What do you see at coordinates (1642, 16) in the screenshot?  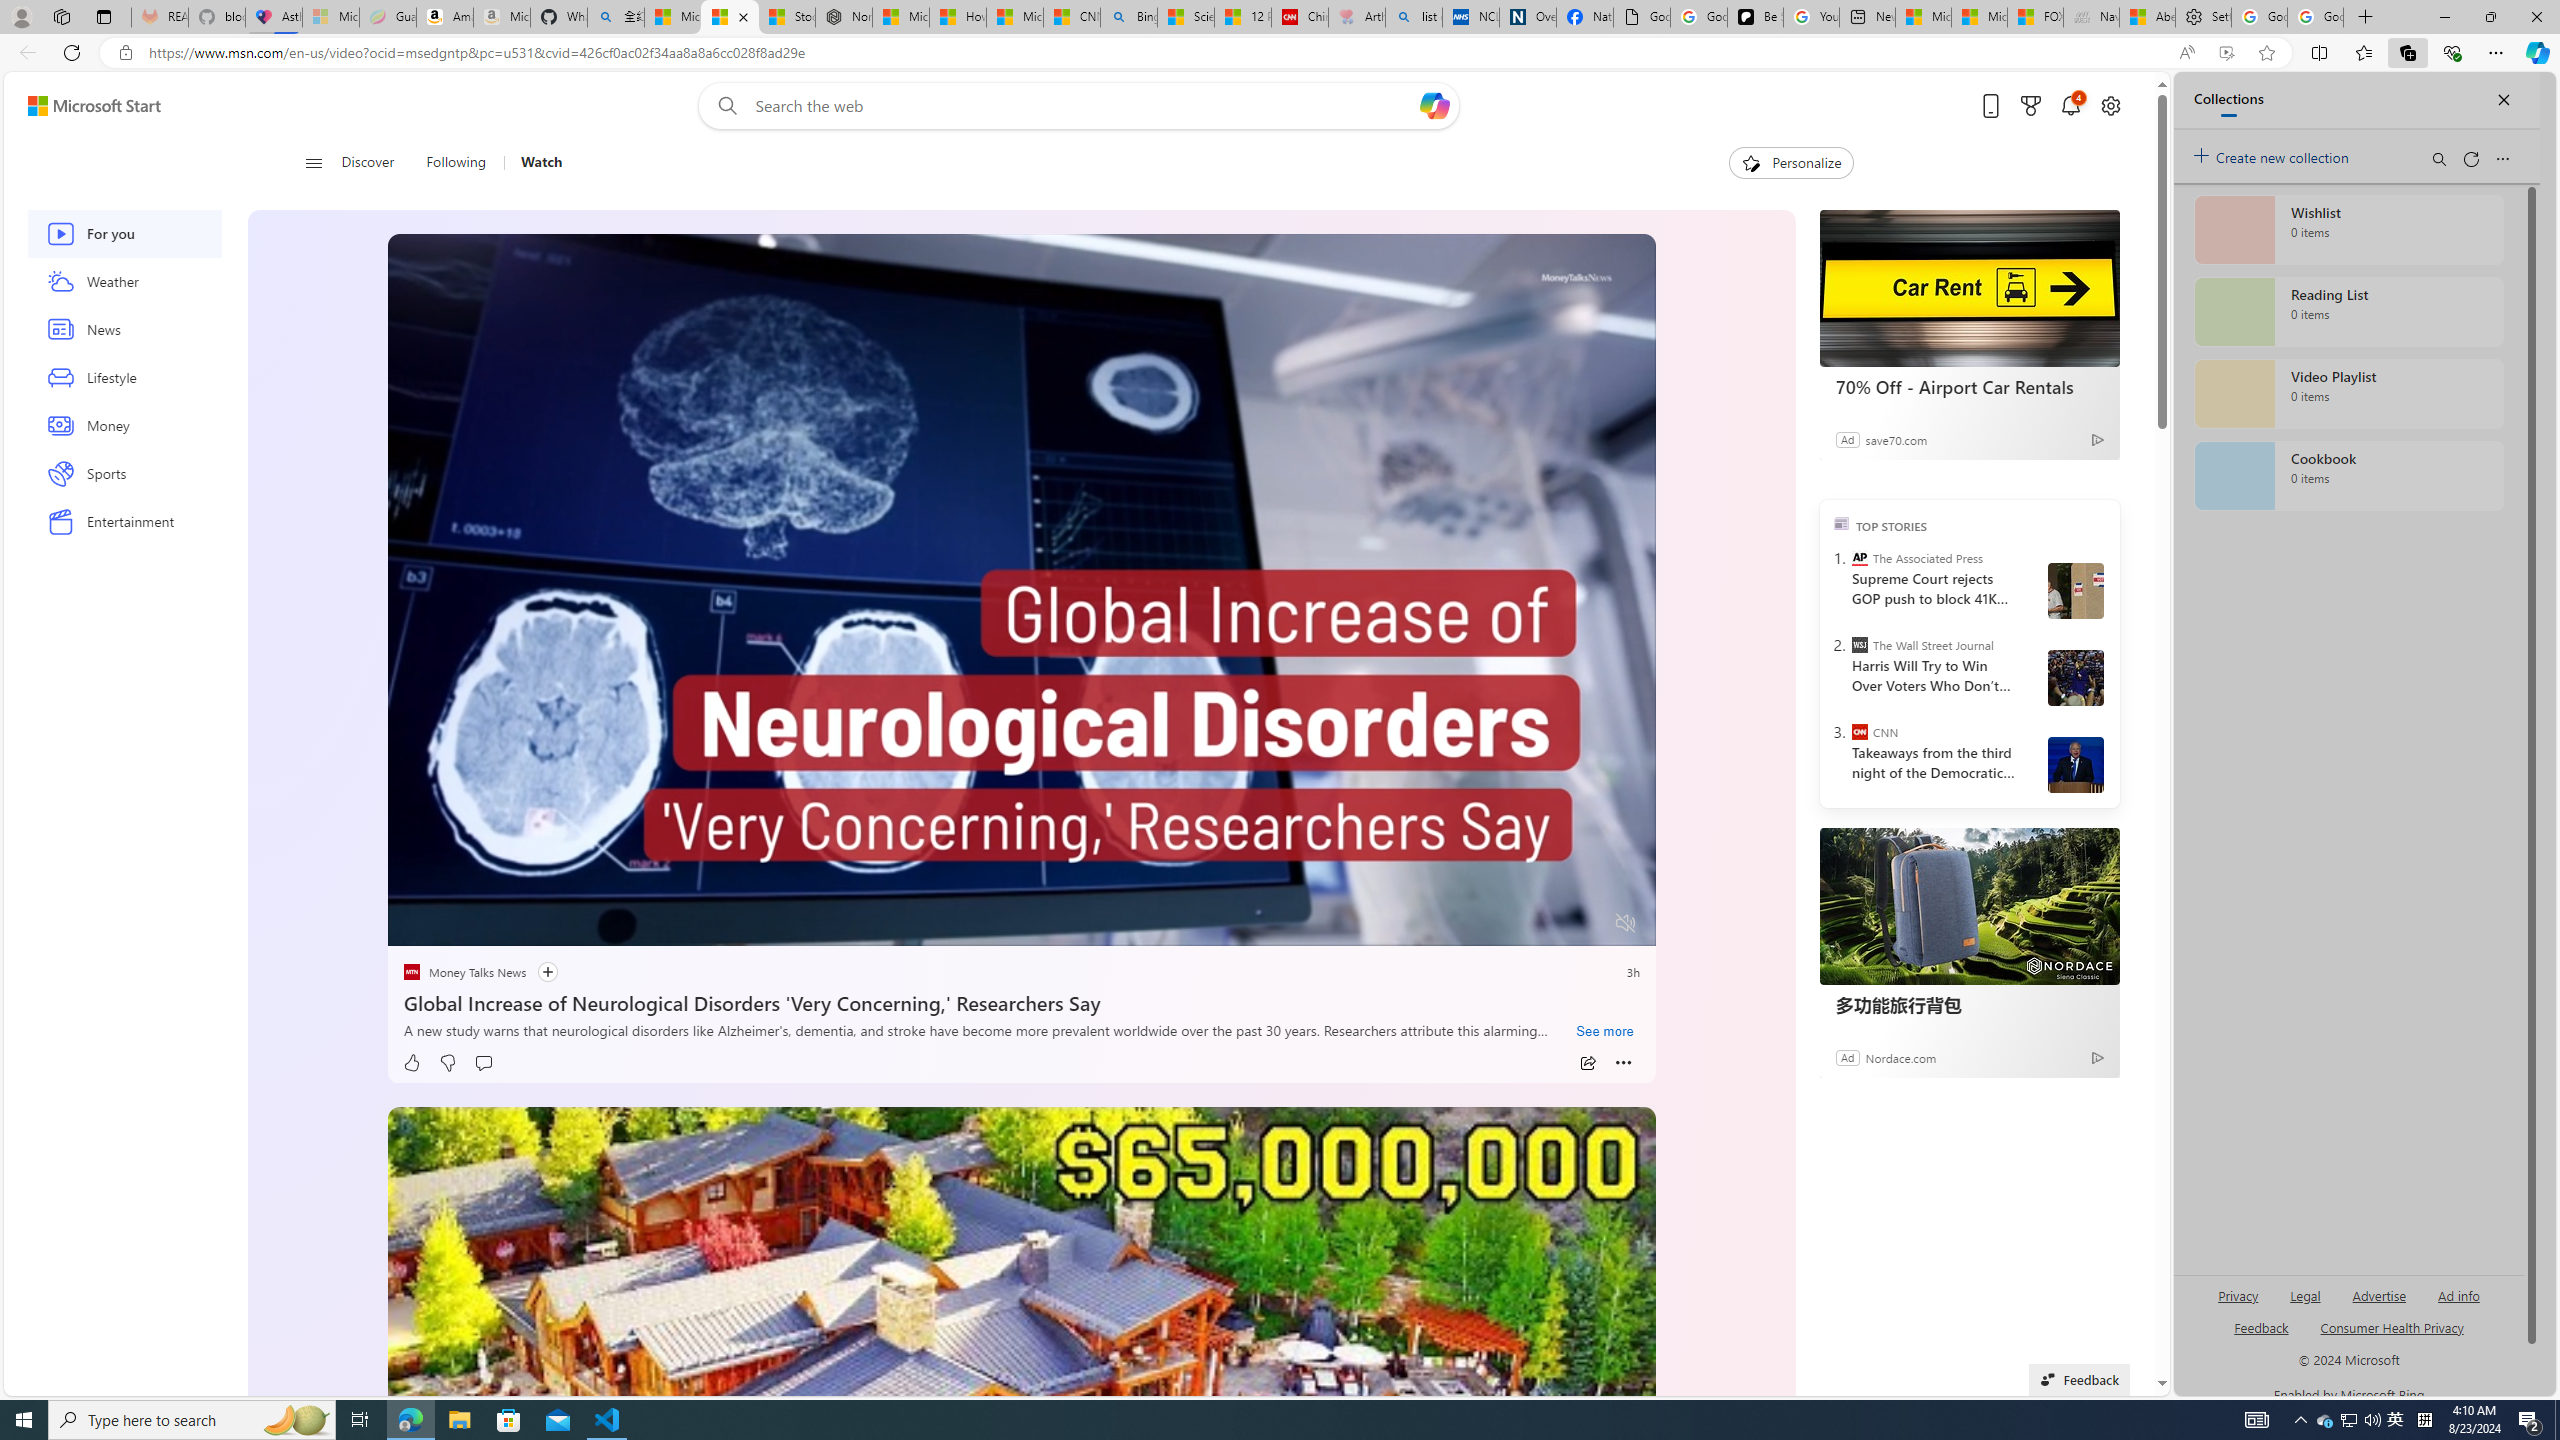 I see `'Google Analytics Opt-out Browser Add-on Download Page'` at bounding box center [1642, 16].